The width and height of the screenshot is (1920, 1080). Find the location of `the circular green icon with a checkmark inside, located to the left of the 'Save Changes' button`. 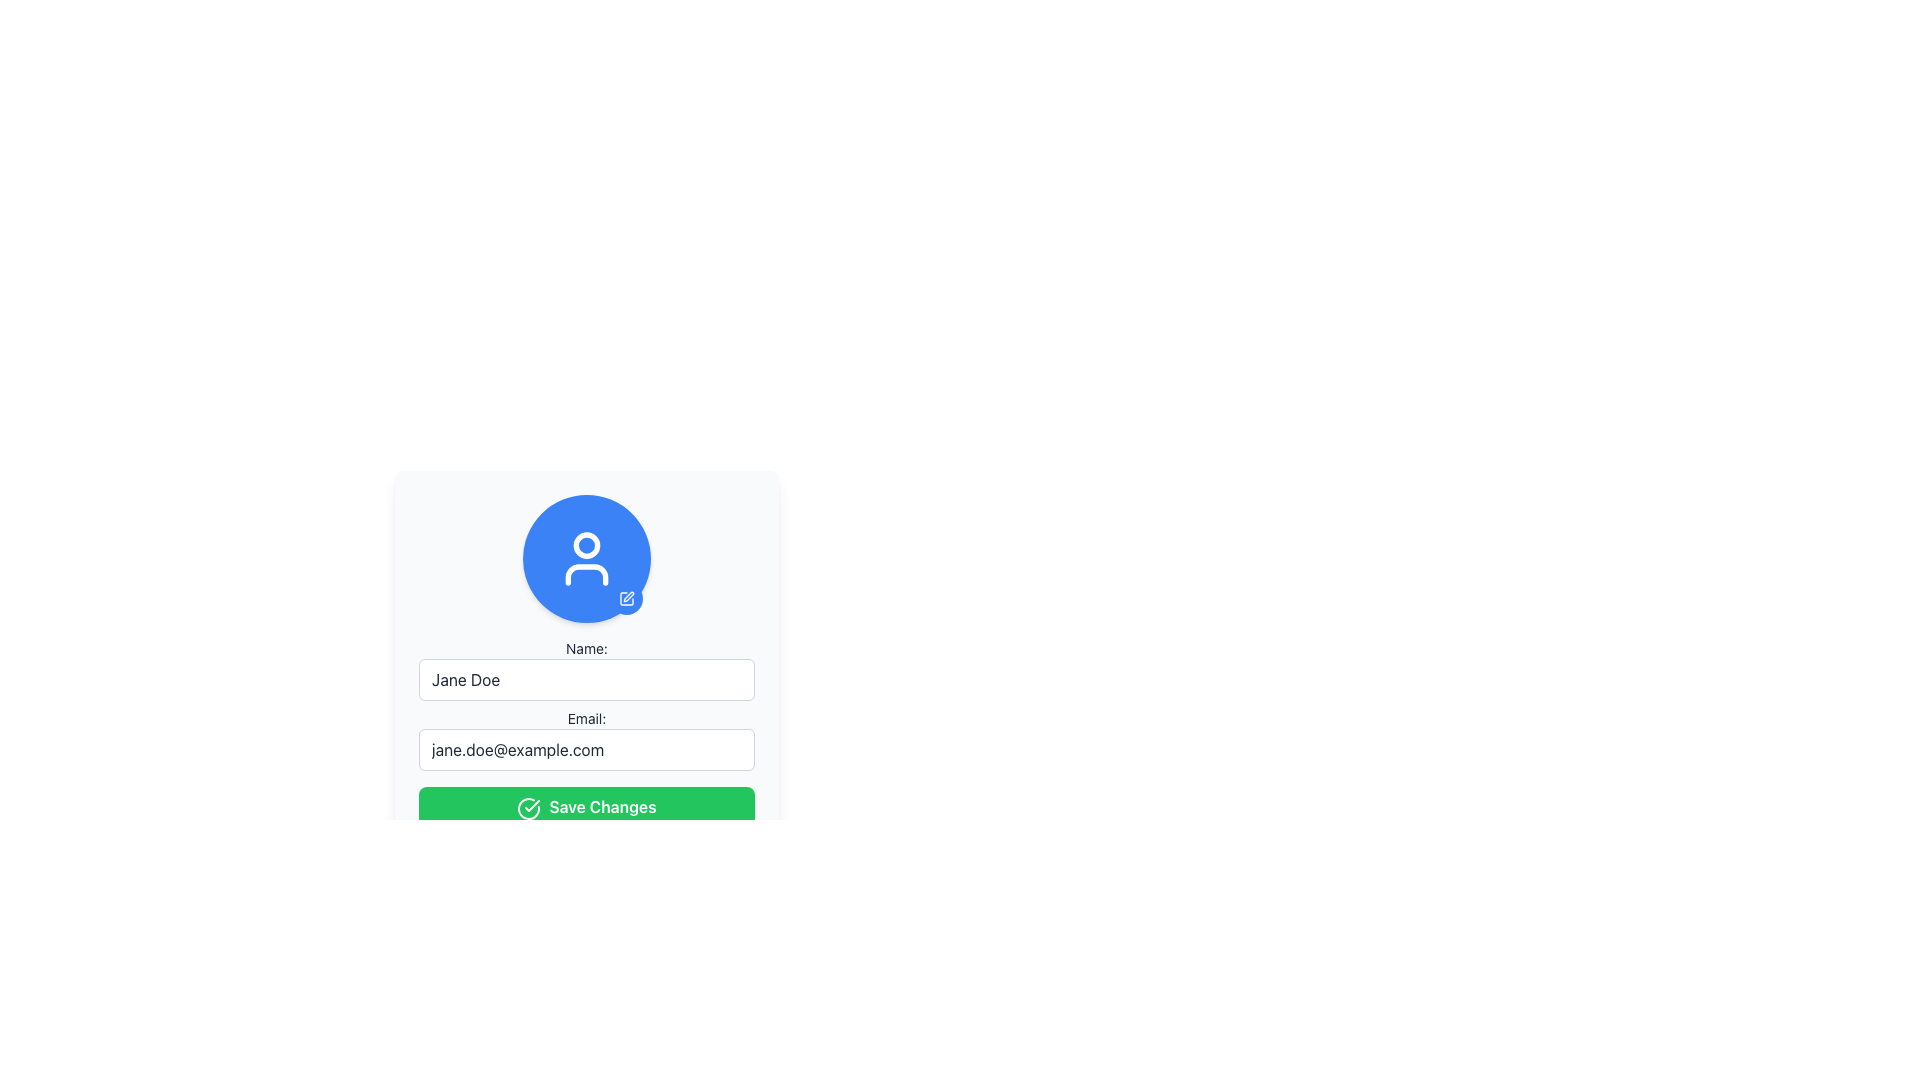

the circular green icon with a checkmark inside, located to the left of the 'Save Changes' button is located at coordinates (529, 807).